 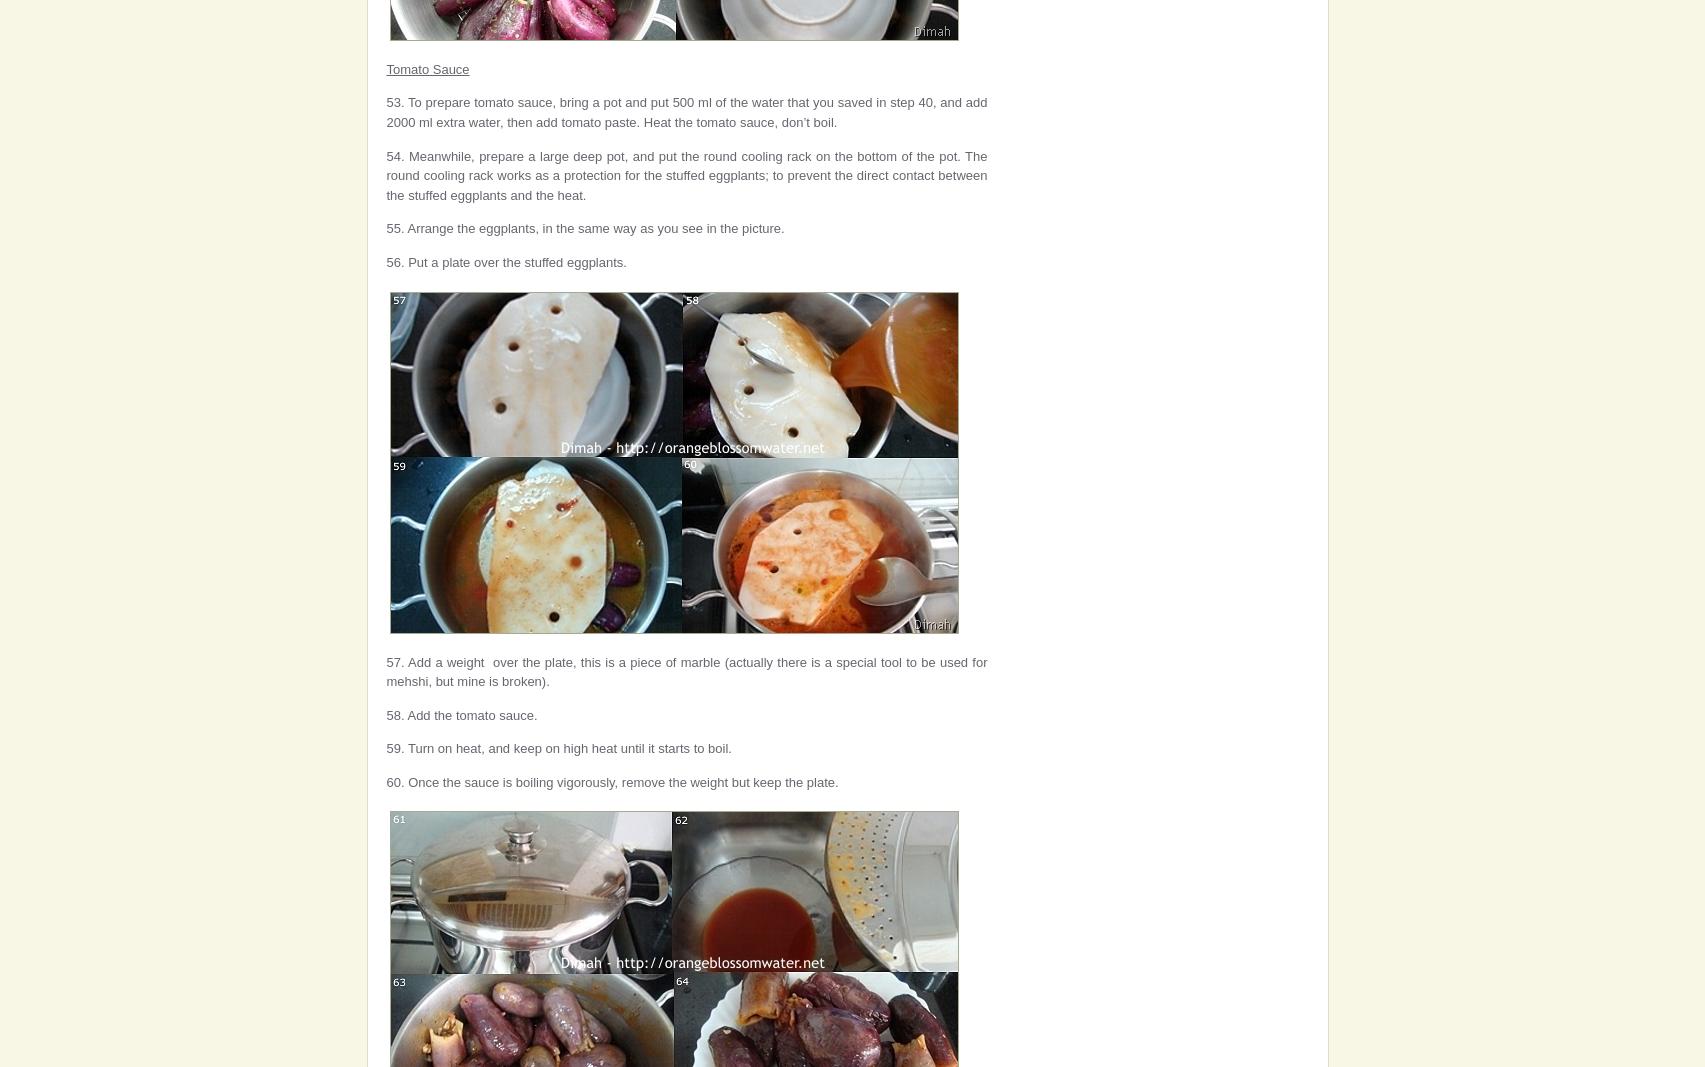 What do you see at coordinates (686, 111) in the screenshot?
I see `'53. To prepare tomato sauce, bring a pot and put 500 ml of the water that you saved in step 40, and add 2000 ml extra water, then add tomato paste'` at bounding box center [686, 111].